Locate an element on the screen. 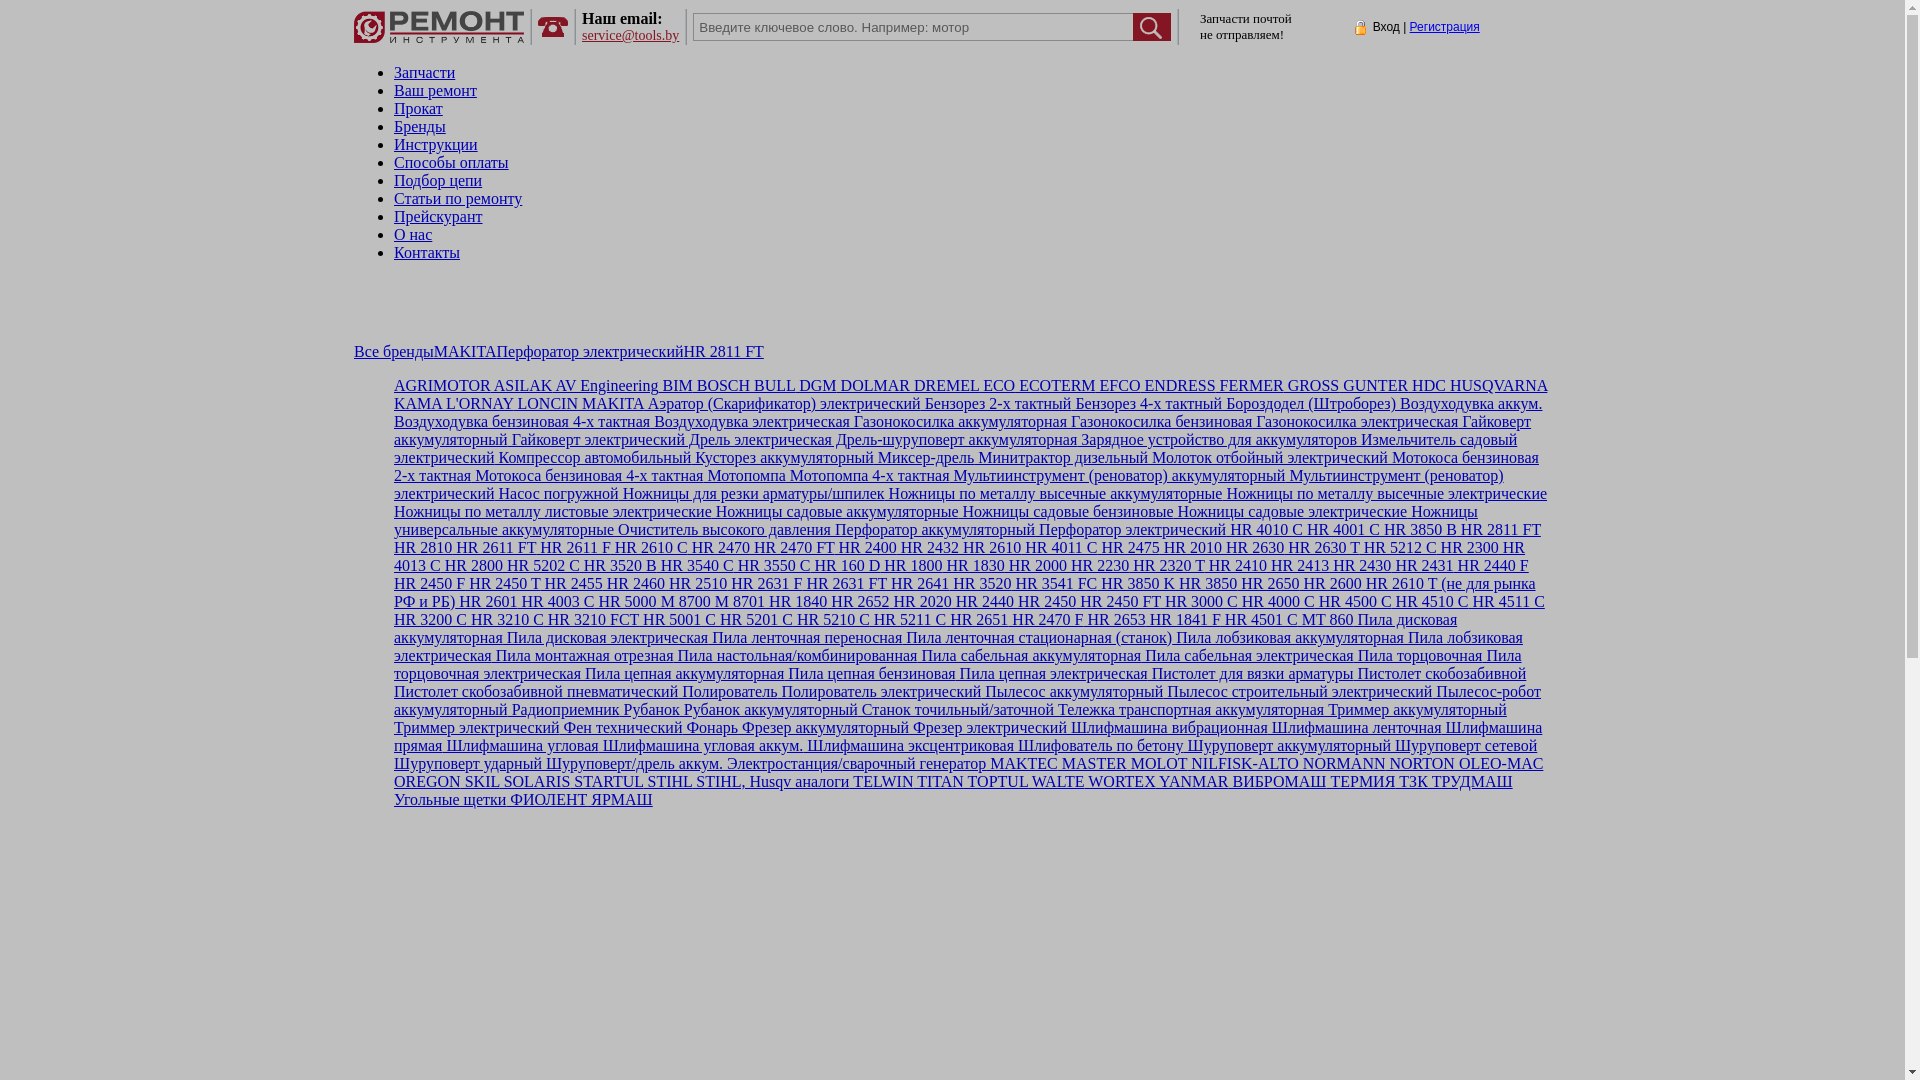 This screenshot has height=1080, width=1920. 'KAMA' is located at coordinates (393, 403).